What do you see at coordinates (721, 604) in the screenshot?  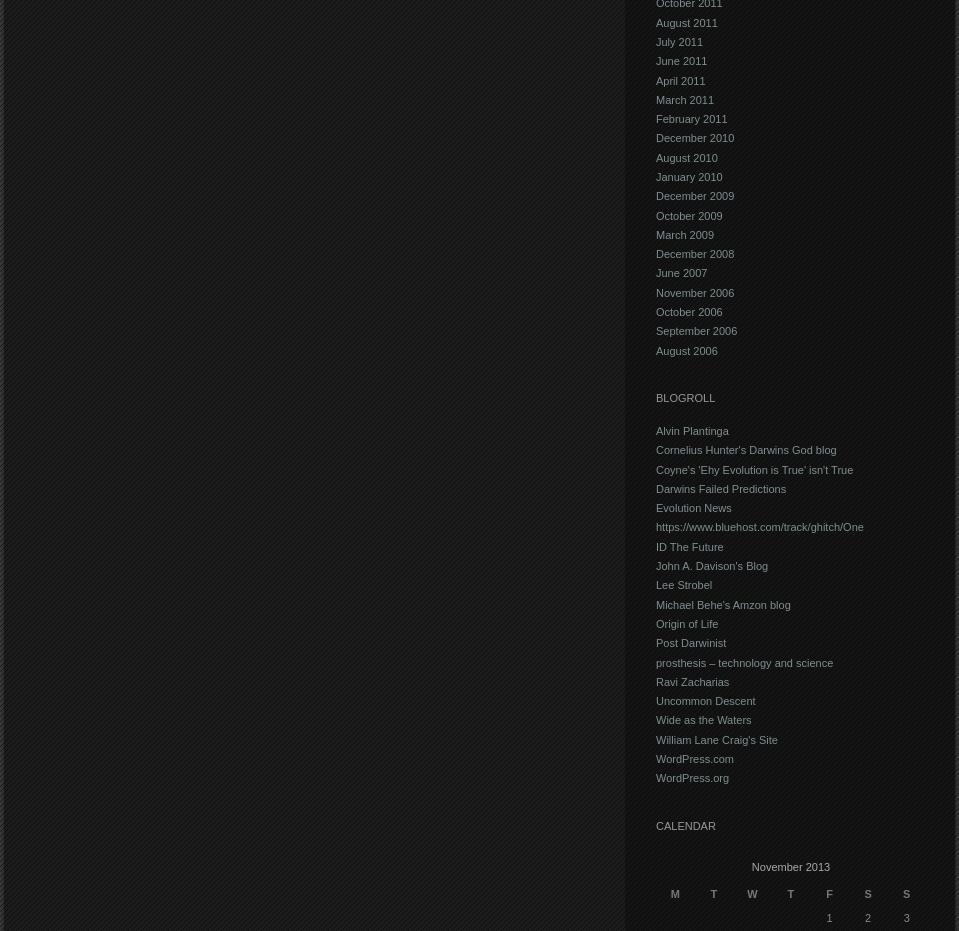 I see `'Michael Behe's Amzon blog'` at bounding box center [721, 604].